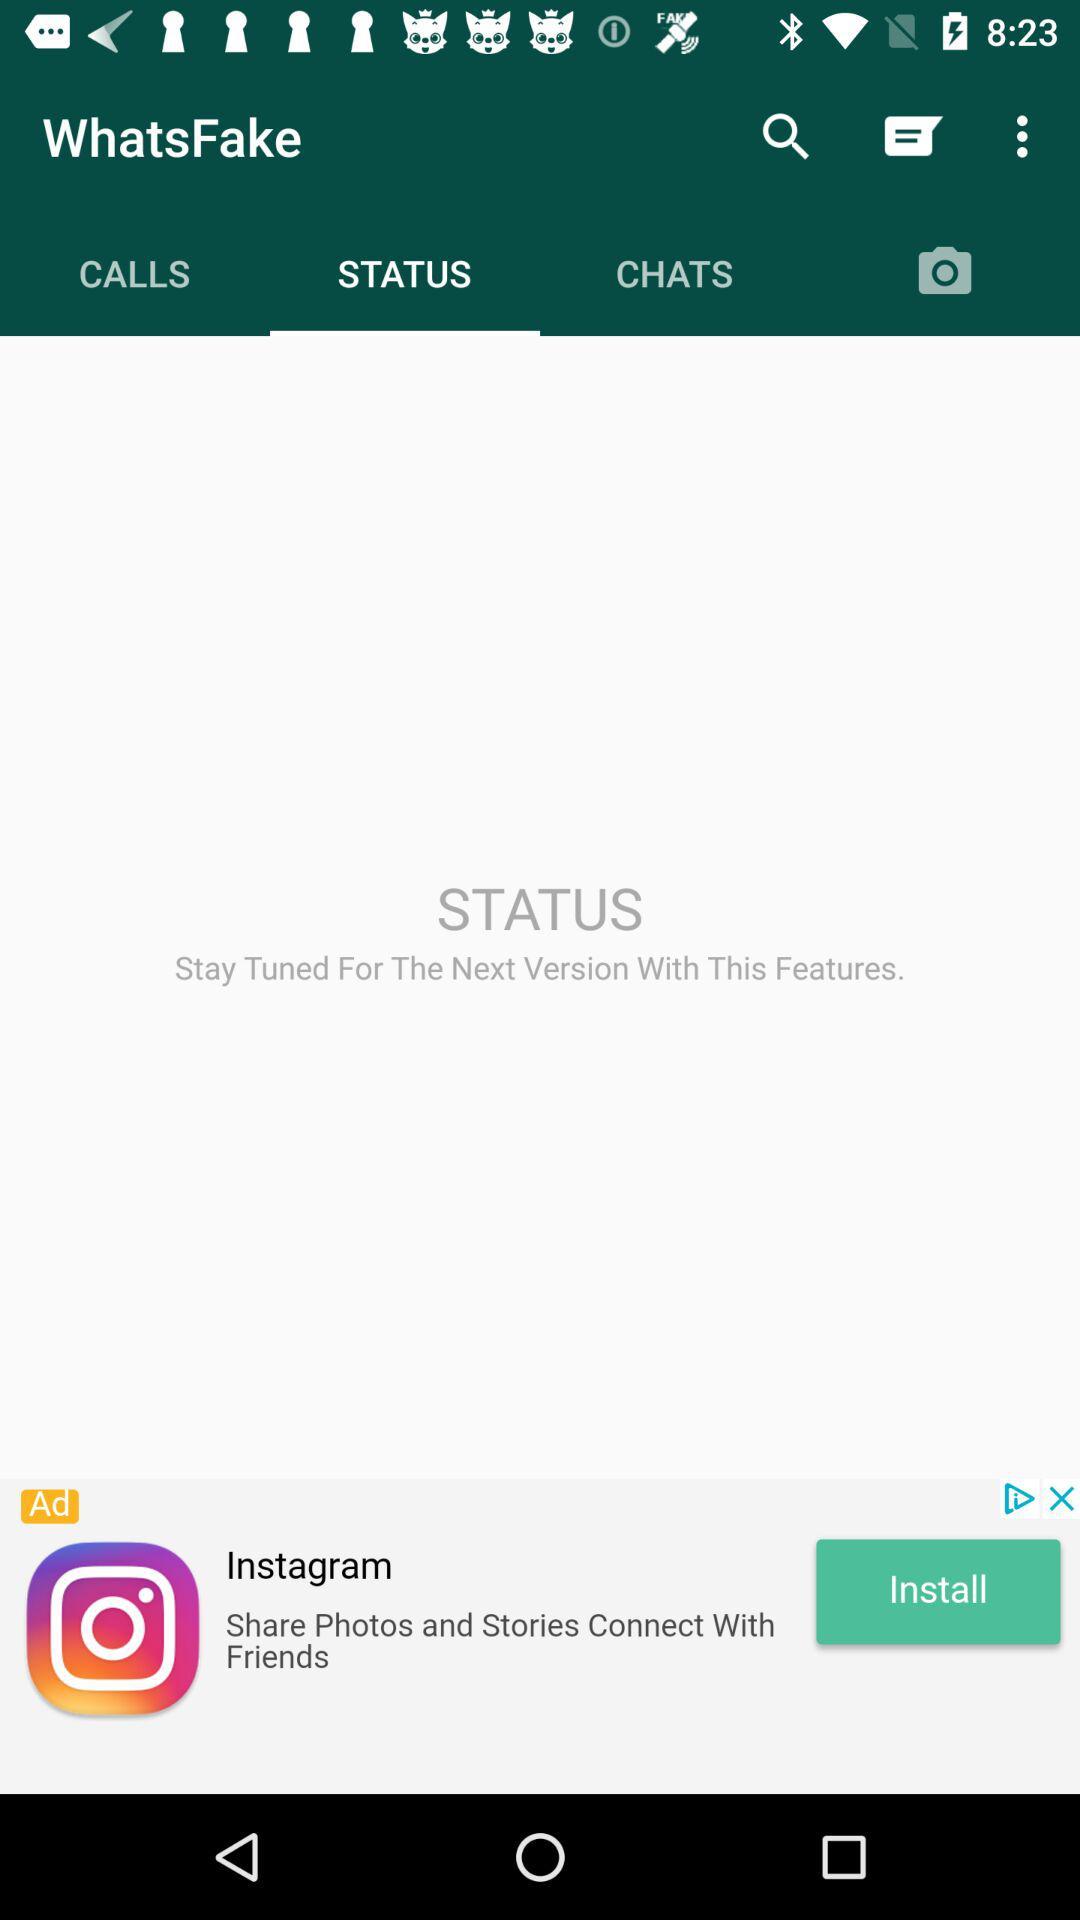 The width and height of the screenshot is (1080, 1920). I want to click on the advertisement, so click(540, 1636).